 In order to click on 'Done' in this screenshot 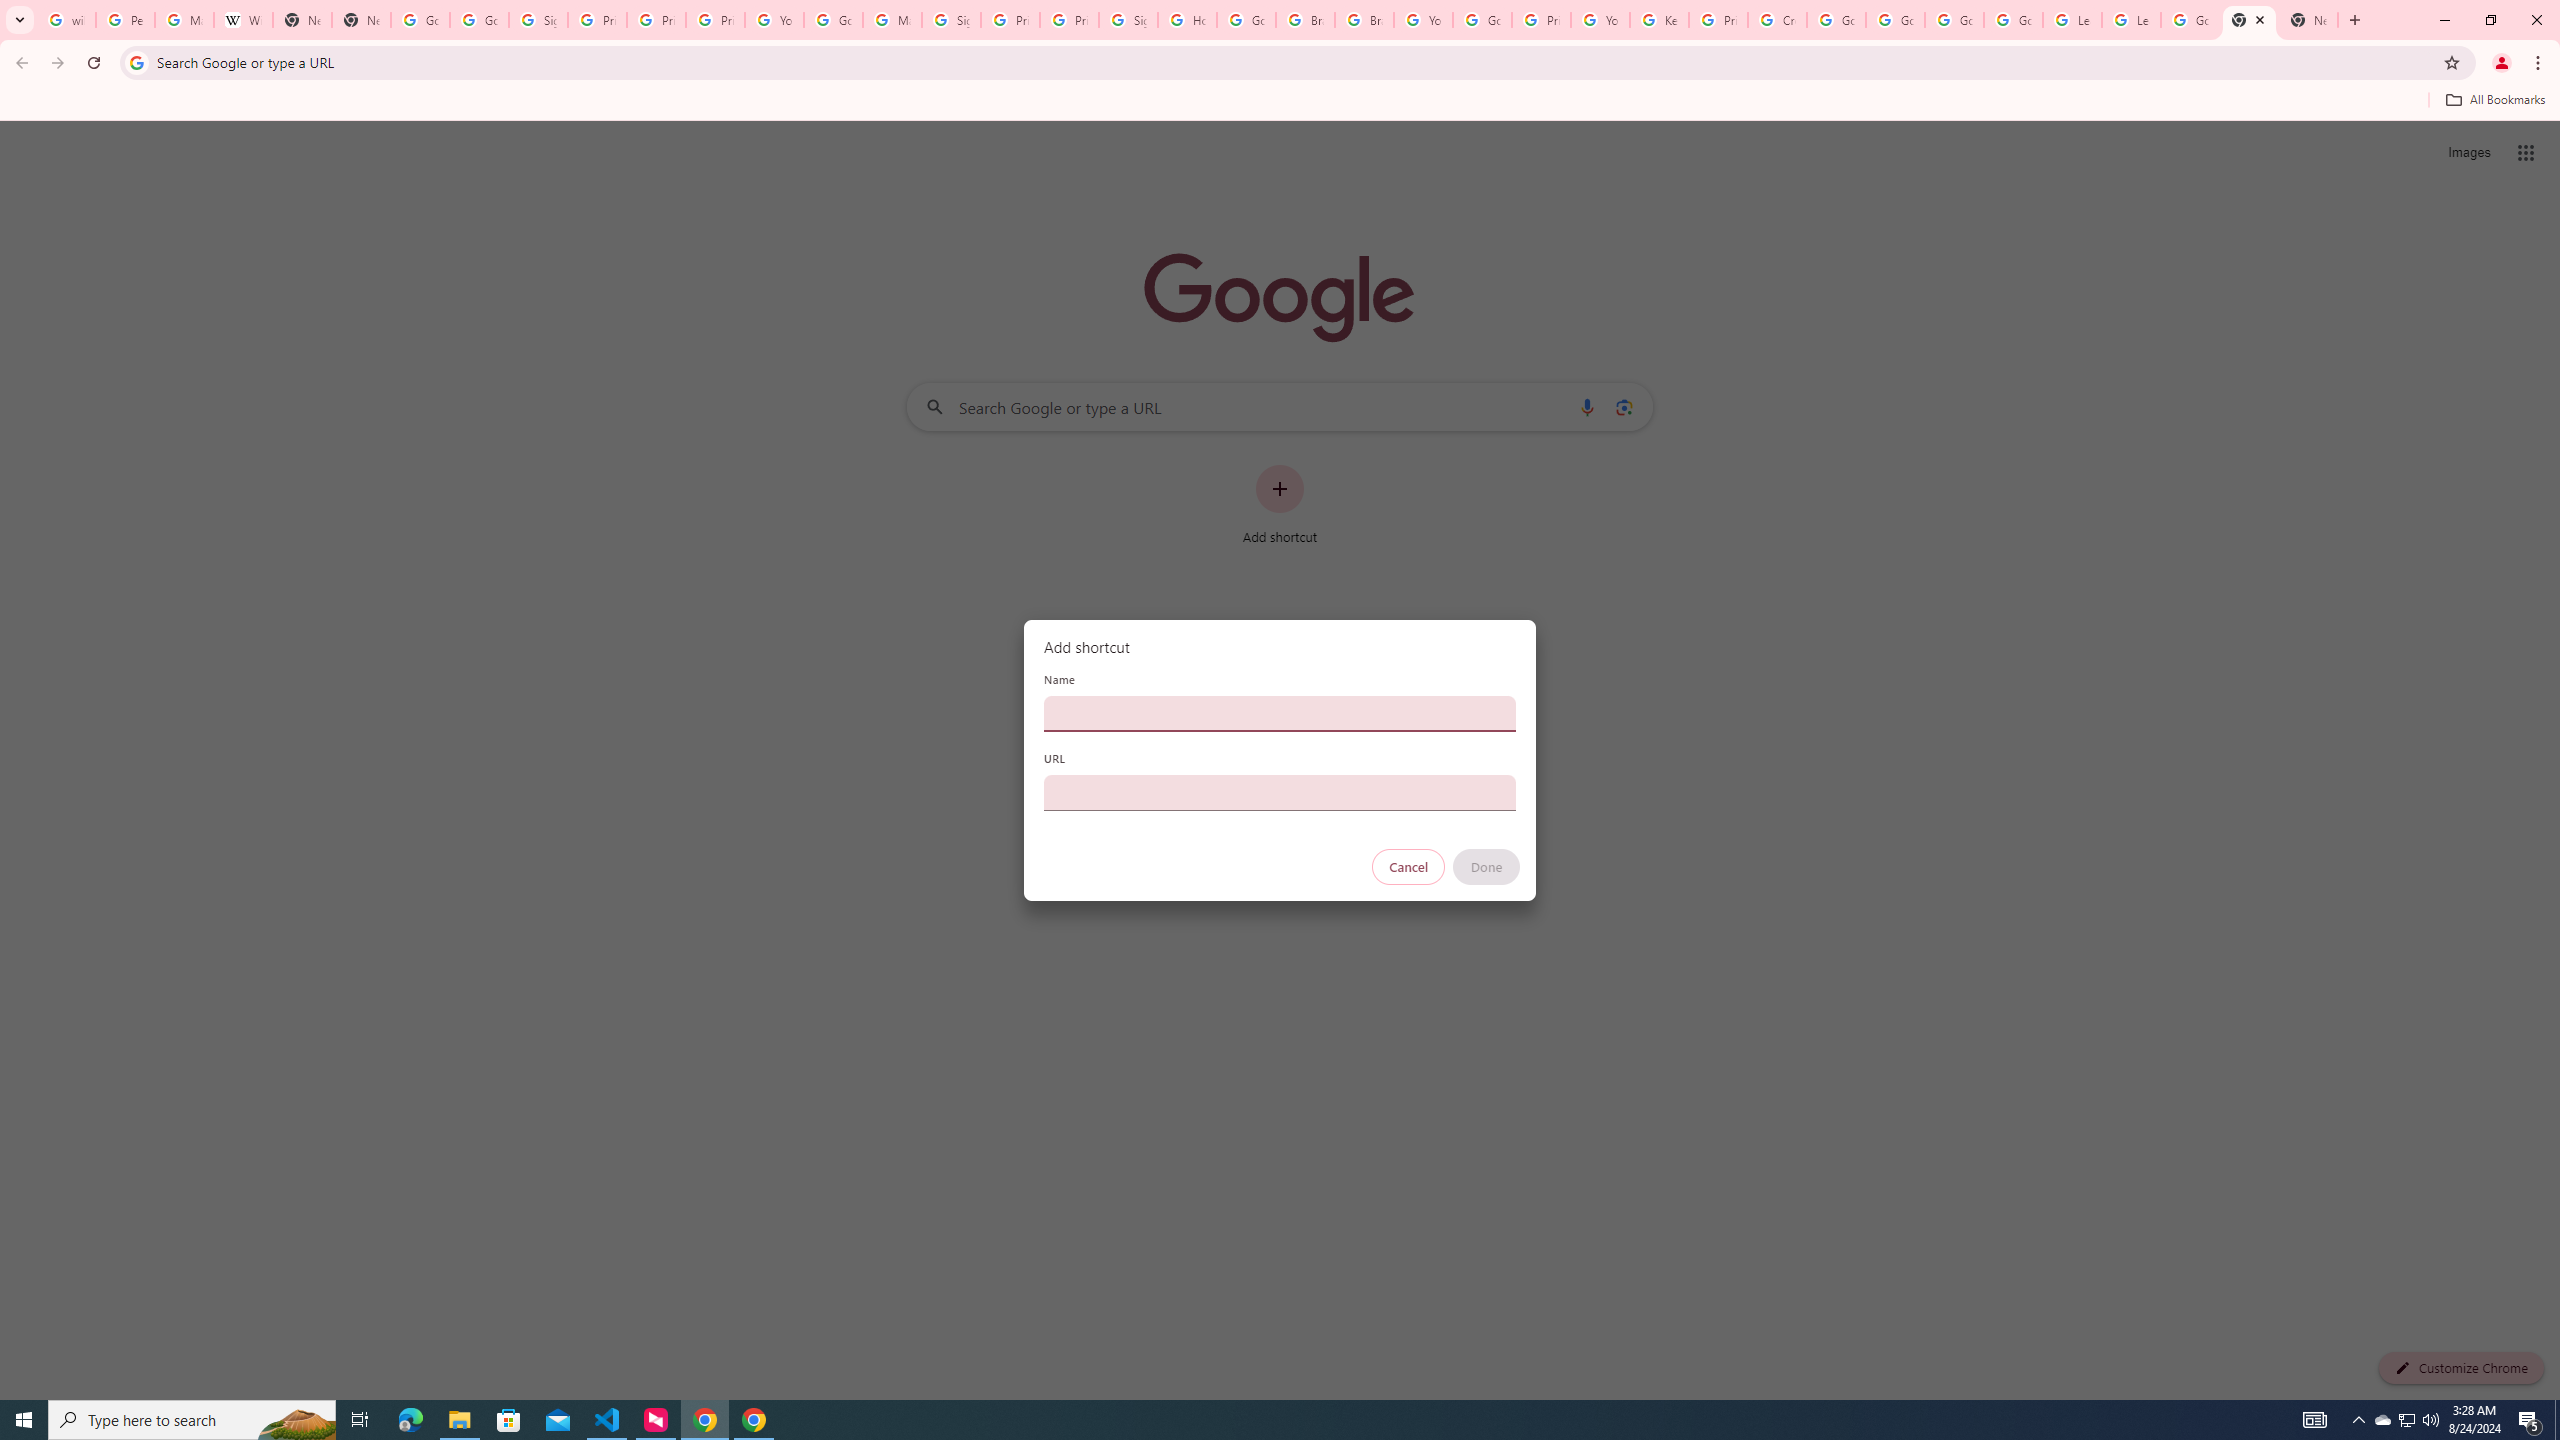, I will do `click(1487, 866)`.